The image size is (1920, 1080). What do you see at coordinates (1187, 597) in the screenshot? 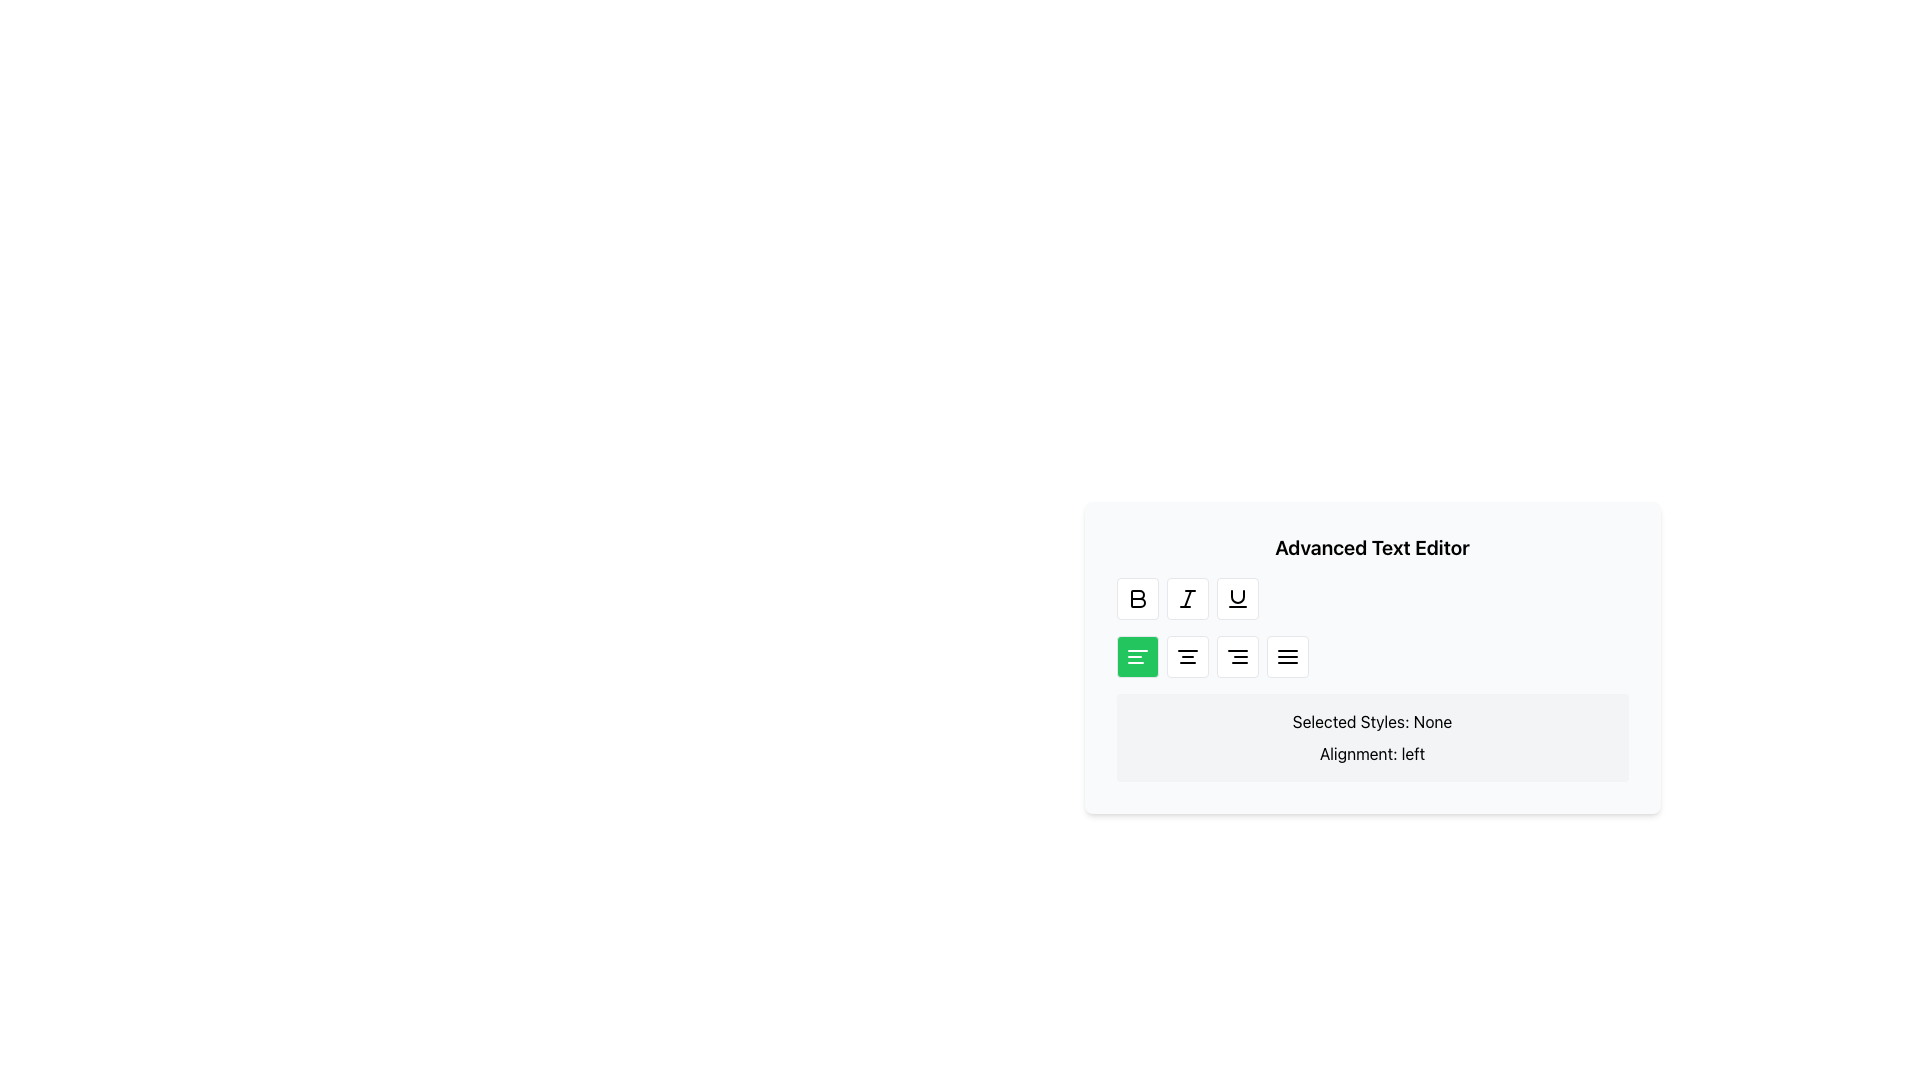
I see `the small square button with a white background and a black italicized 'I' icon in the second position of the text editor toolbar` at bounding box center [1187, 597].